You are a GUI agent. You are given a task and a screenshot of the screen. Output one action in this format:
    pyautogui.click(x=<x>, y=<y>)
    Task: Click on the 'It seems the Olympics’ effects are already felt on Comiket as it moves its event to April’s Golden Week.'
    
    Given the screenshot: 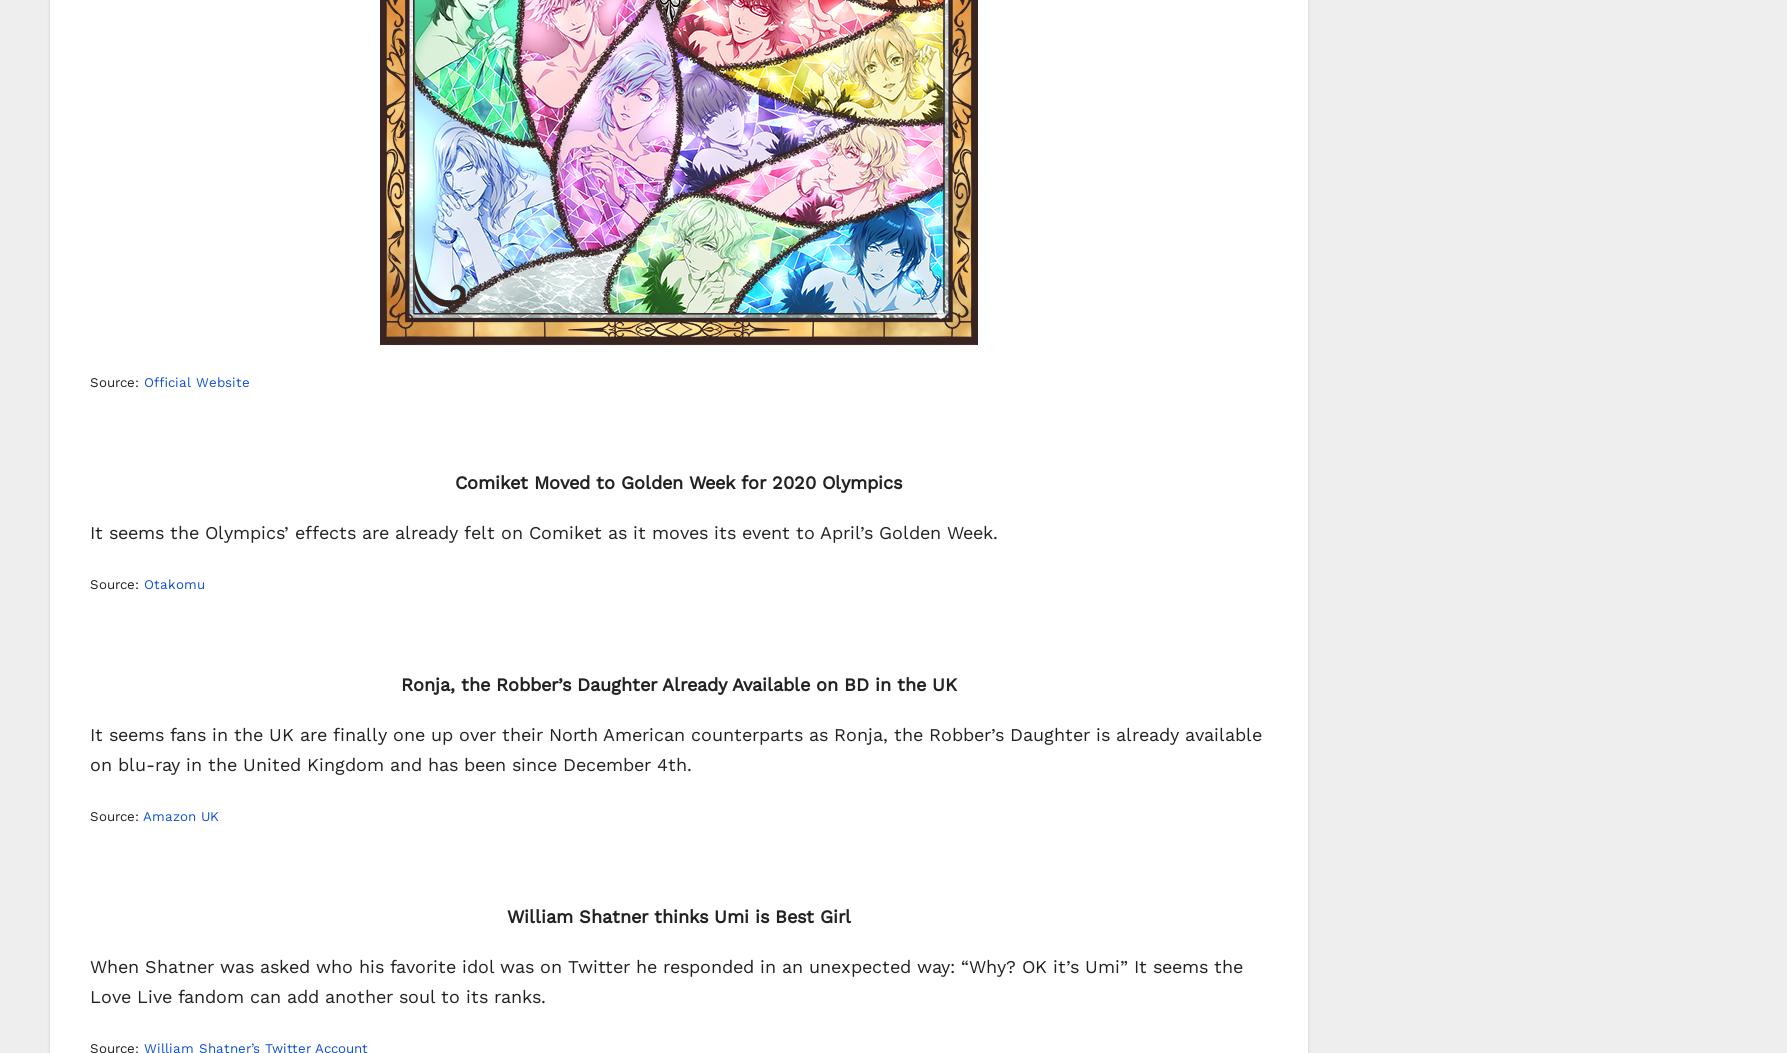 What is the action you would take?
    pyautogui.click(x=542, y=530)
    